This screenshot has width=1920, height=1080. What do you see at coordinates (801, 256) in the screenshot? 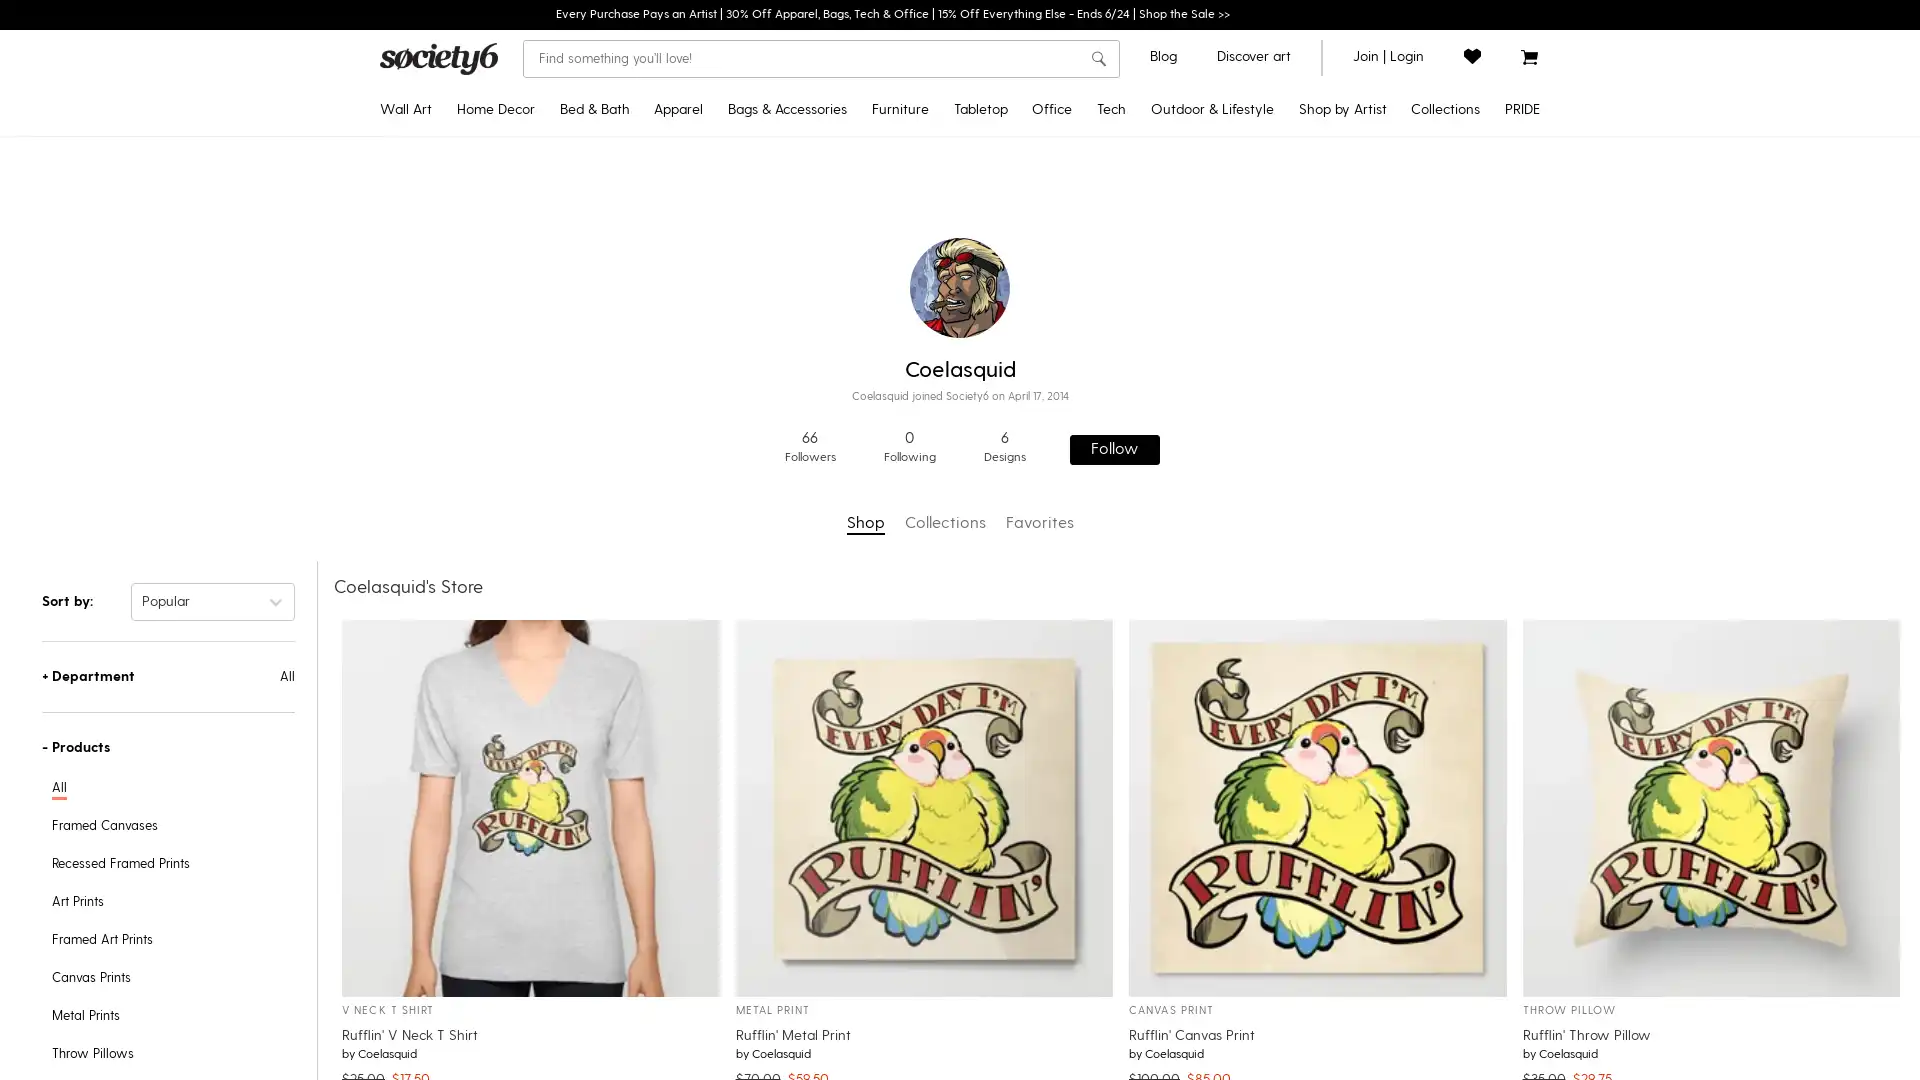
I see `Duffle Bags` at bounding box center [801, 256].